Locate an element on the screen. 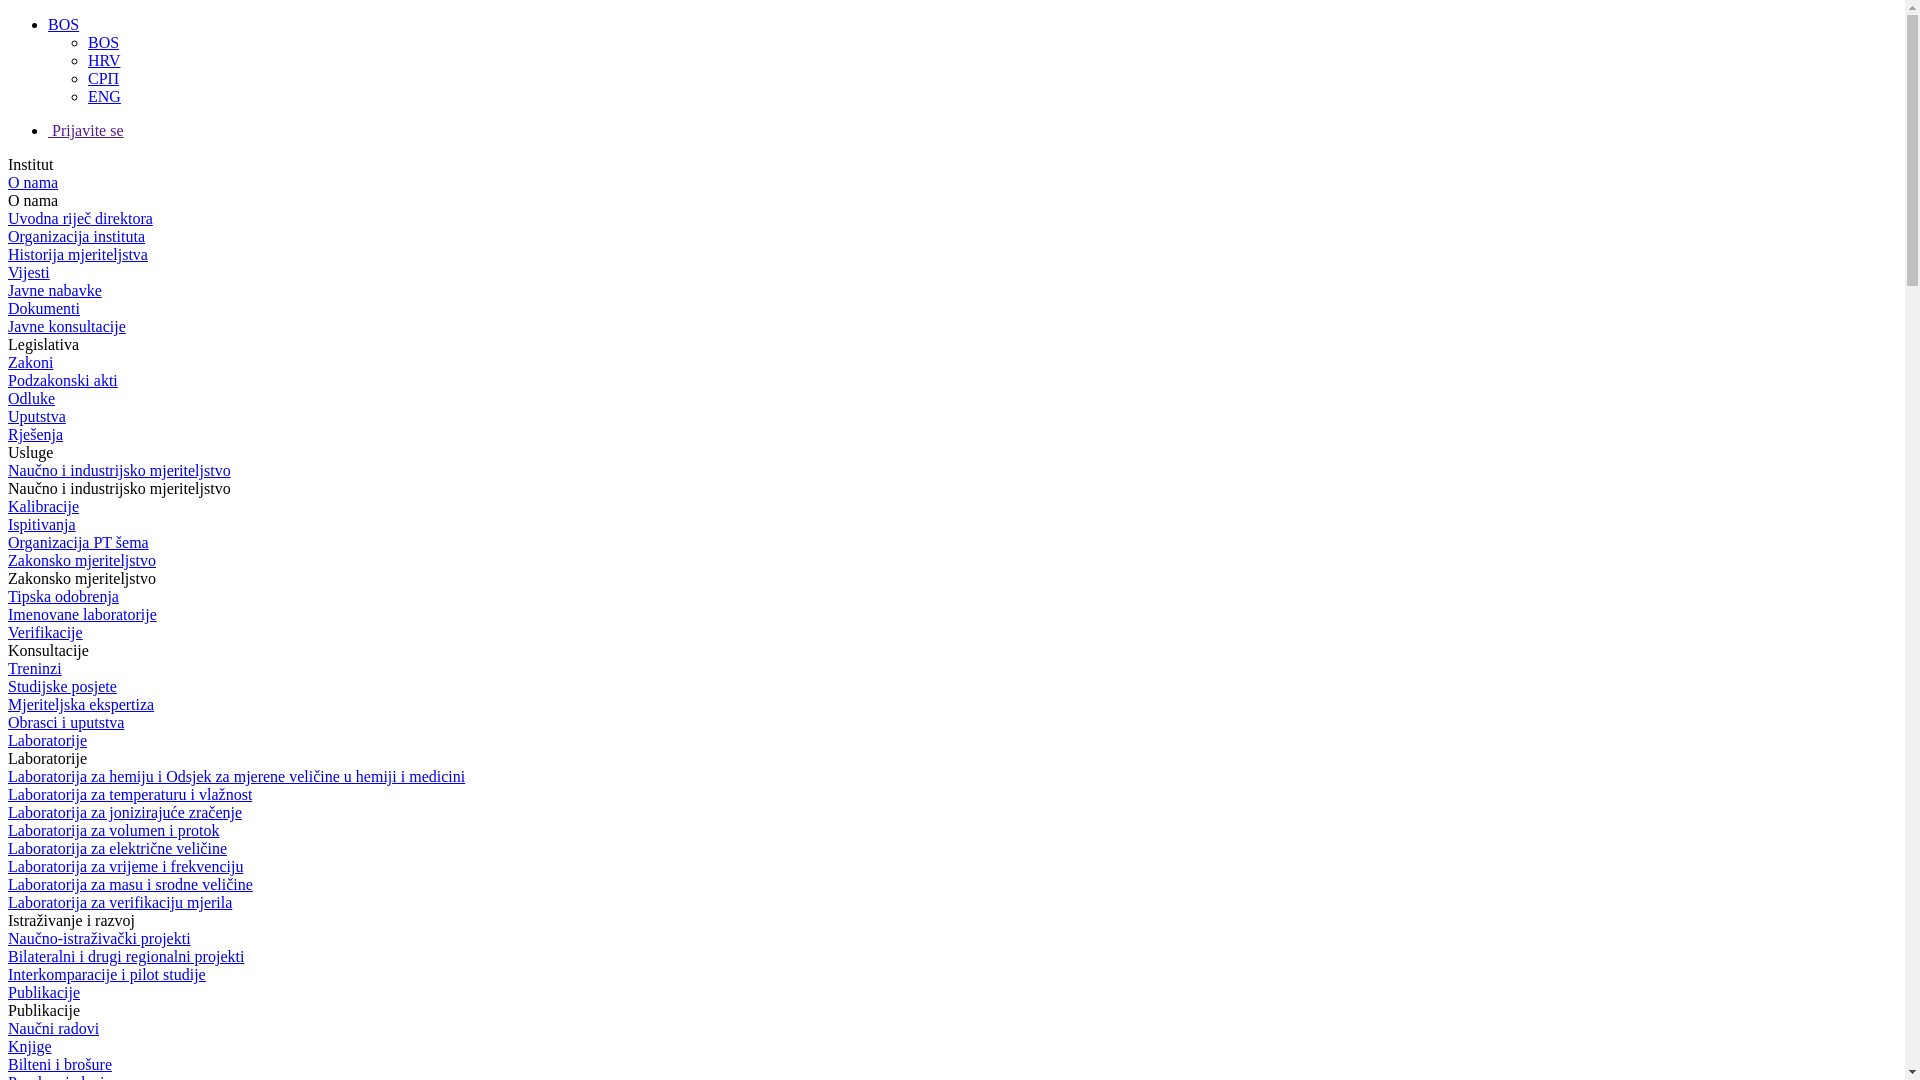 This screenshot has height=1080, width=1920. 'BOS' is located at coordinates (102, 42).